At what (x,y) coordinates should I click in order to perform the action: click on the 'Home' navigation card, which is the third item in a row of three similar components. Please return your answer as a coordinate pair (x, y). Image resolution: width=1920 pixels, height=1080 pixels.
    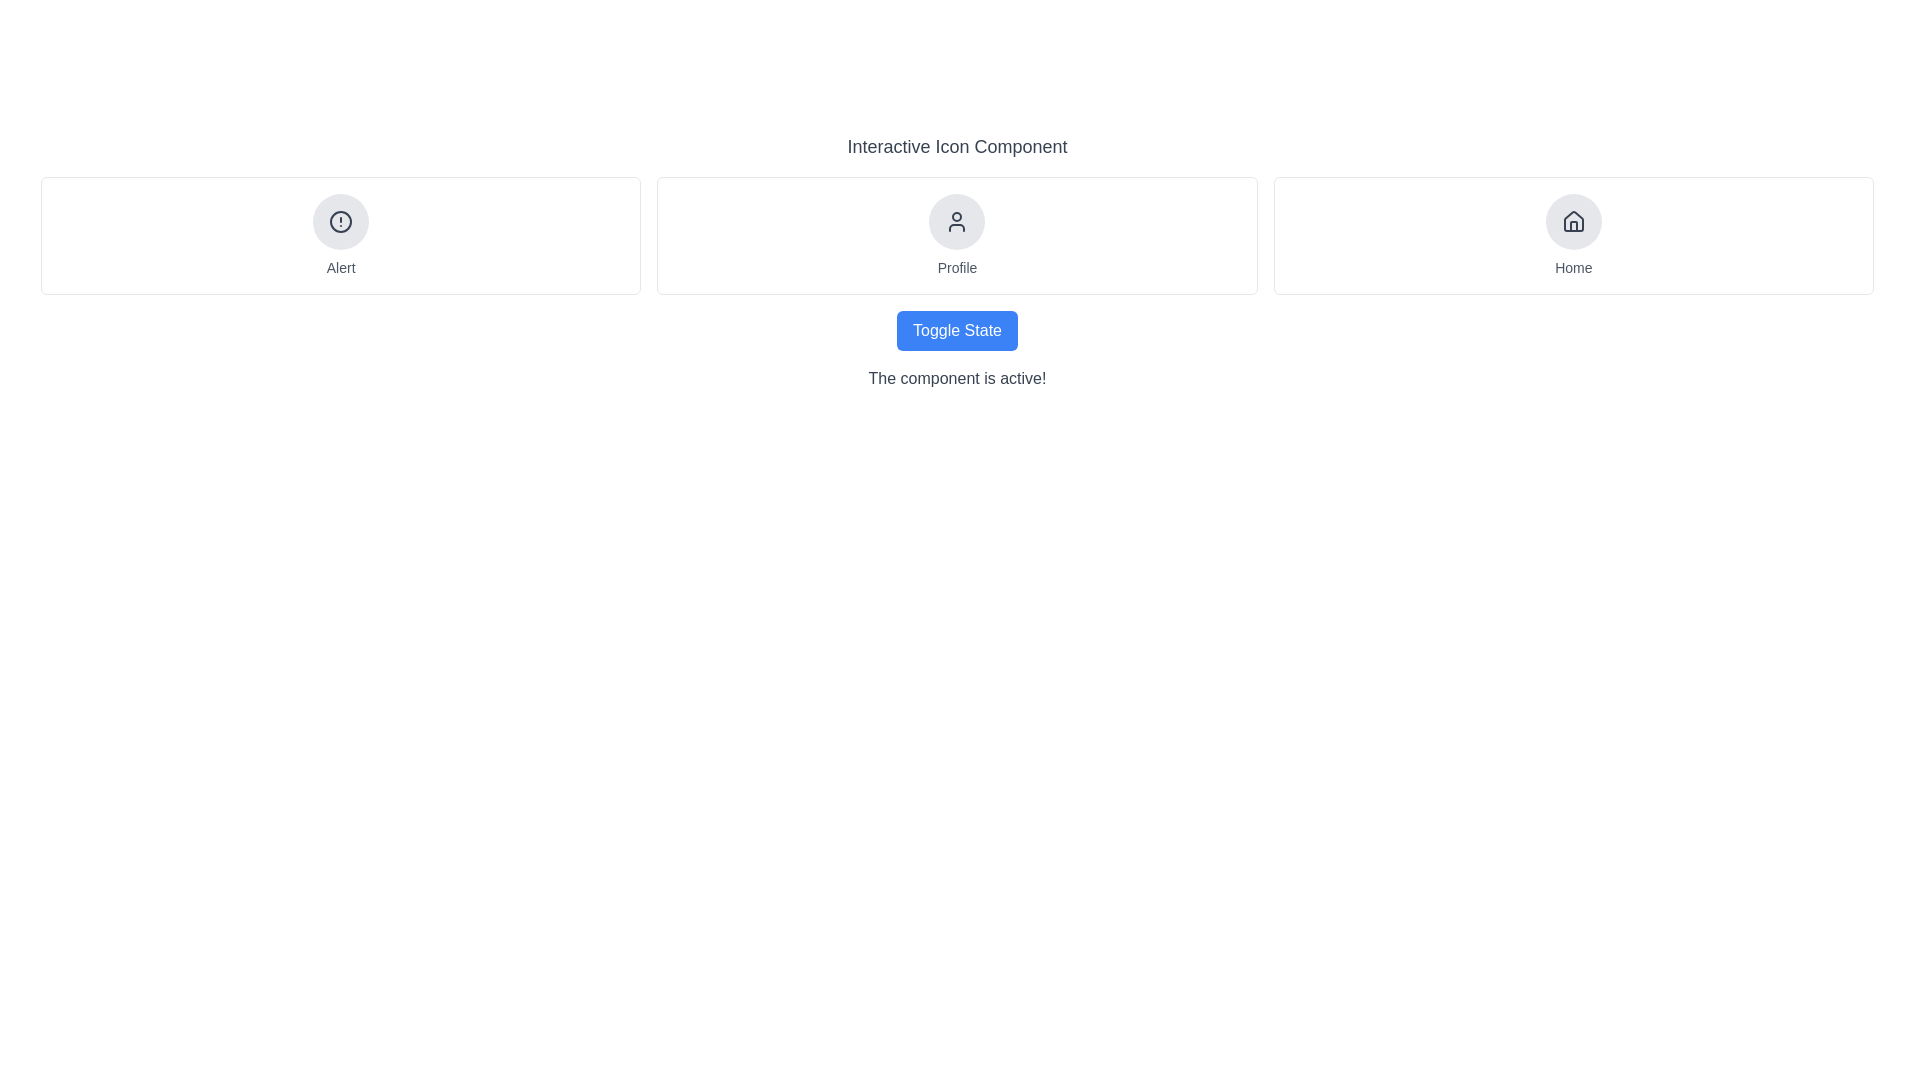
    Looking at the image, I should click on (1572, 234).